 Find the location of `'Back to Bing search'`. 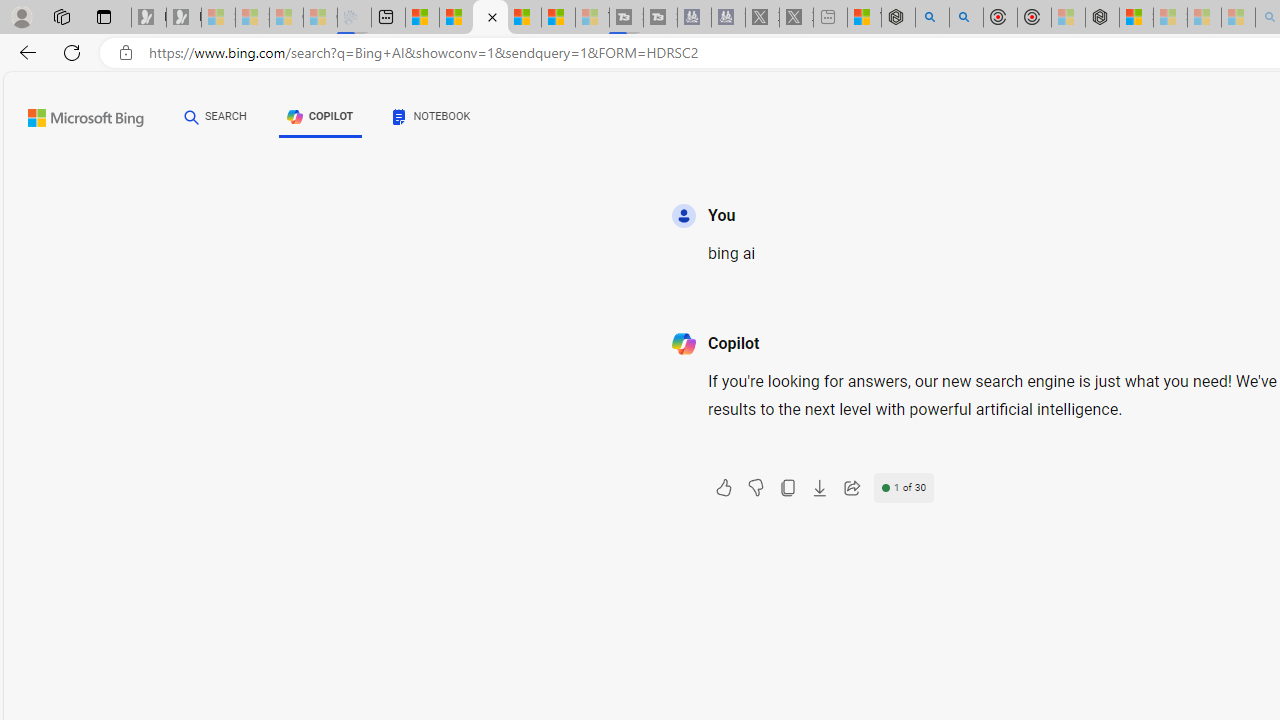

'Back to Bing search' is located at coordinates (73, 114).